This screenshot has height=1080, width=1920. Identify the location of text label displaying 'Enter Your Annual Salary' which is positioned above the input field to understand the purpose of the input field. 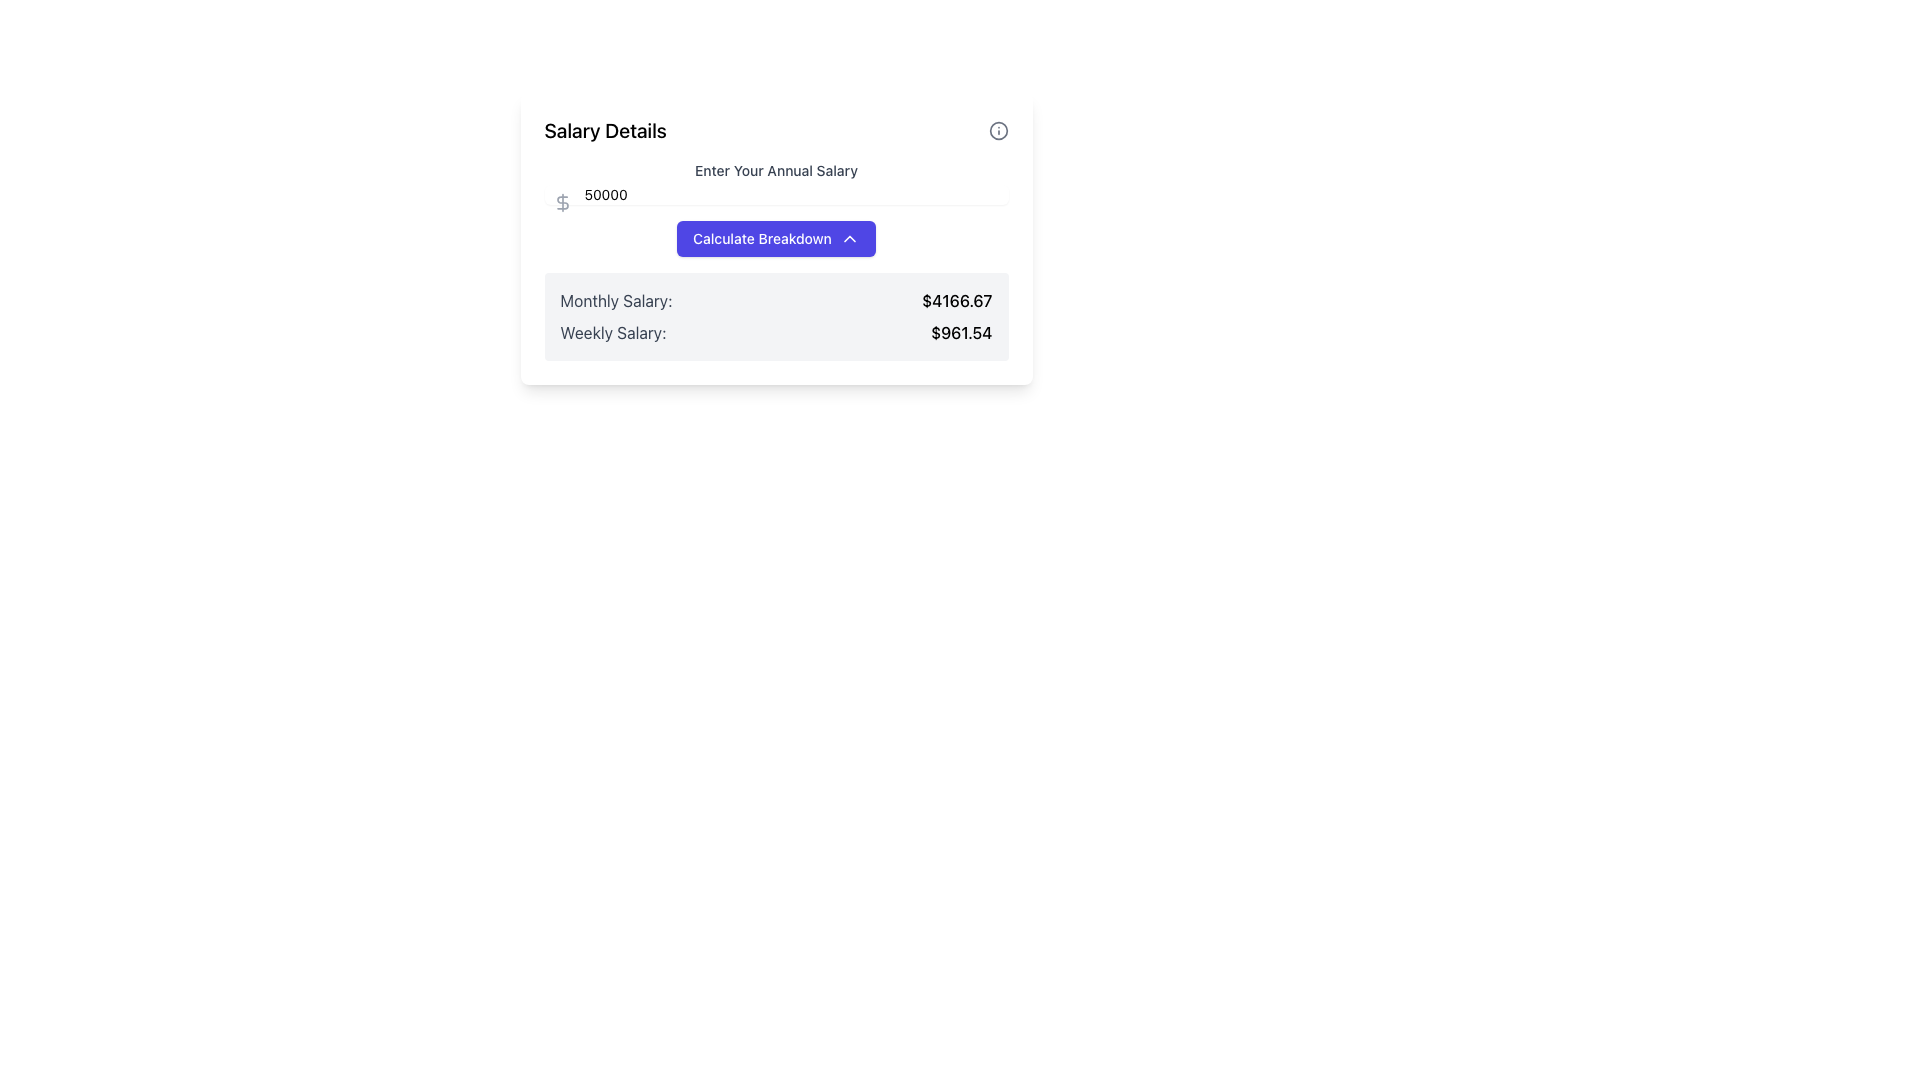
(775, 169).